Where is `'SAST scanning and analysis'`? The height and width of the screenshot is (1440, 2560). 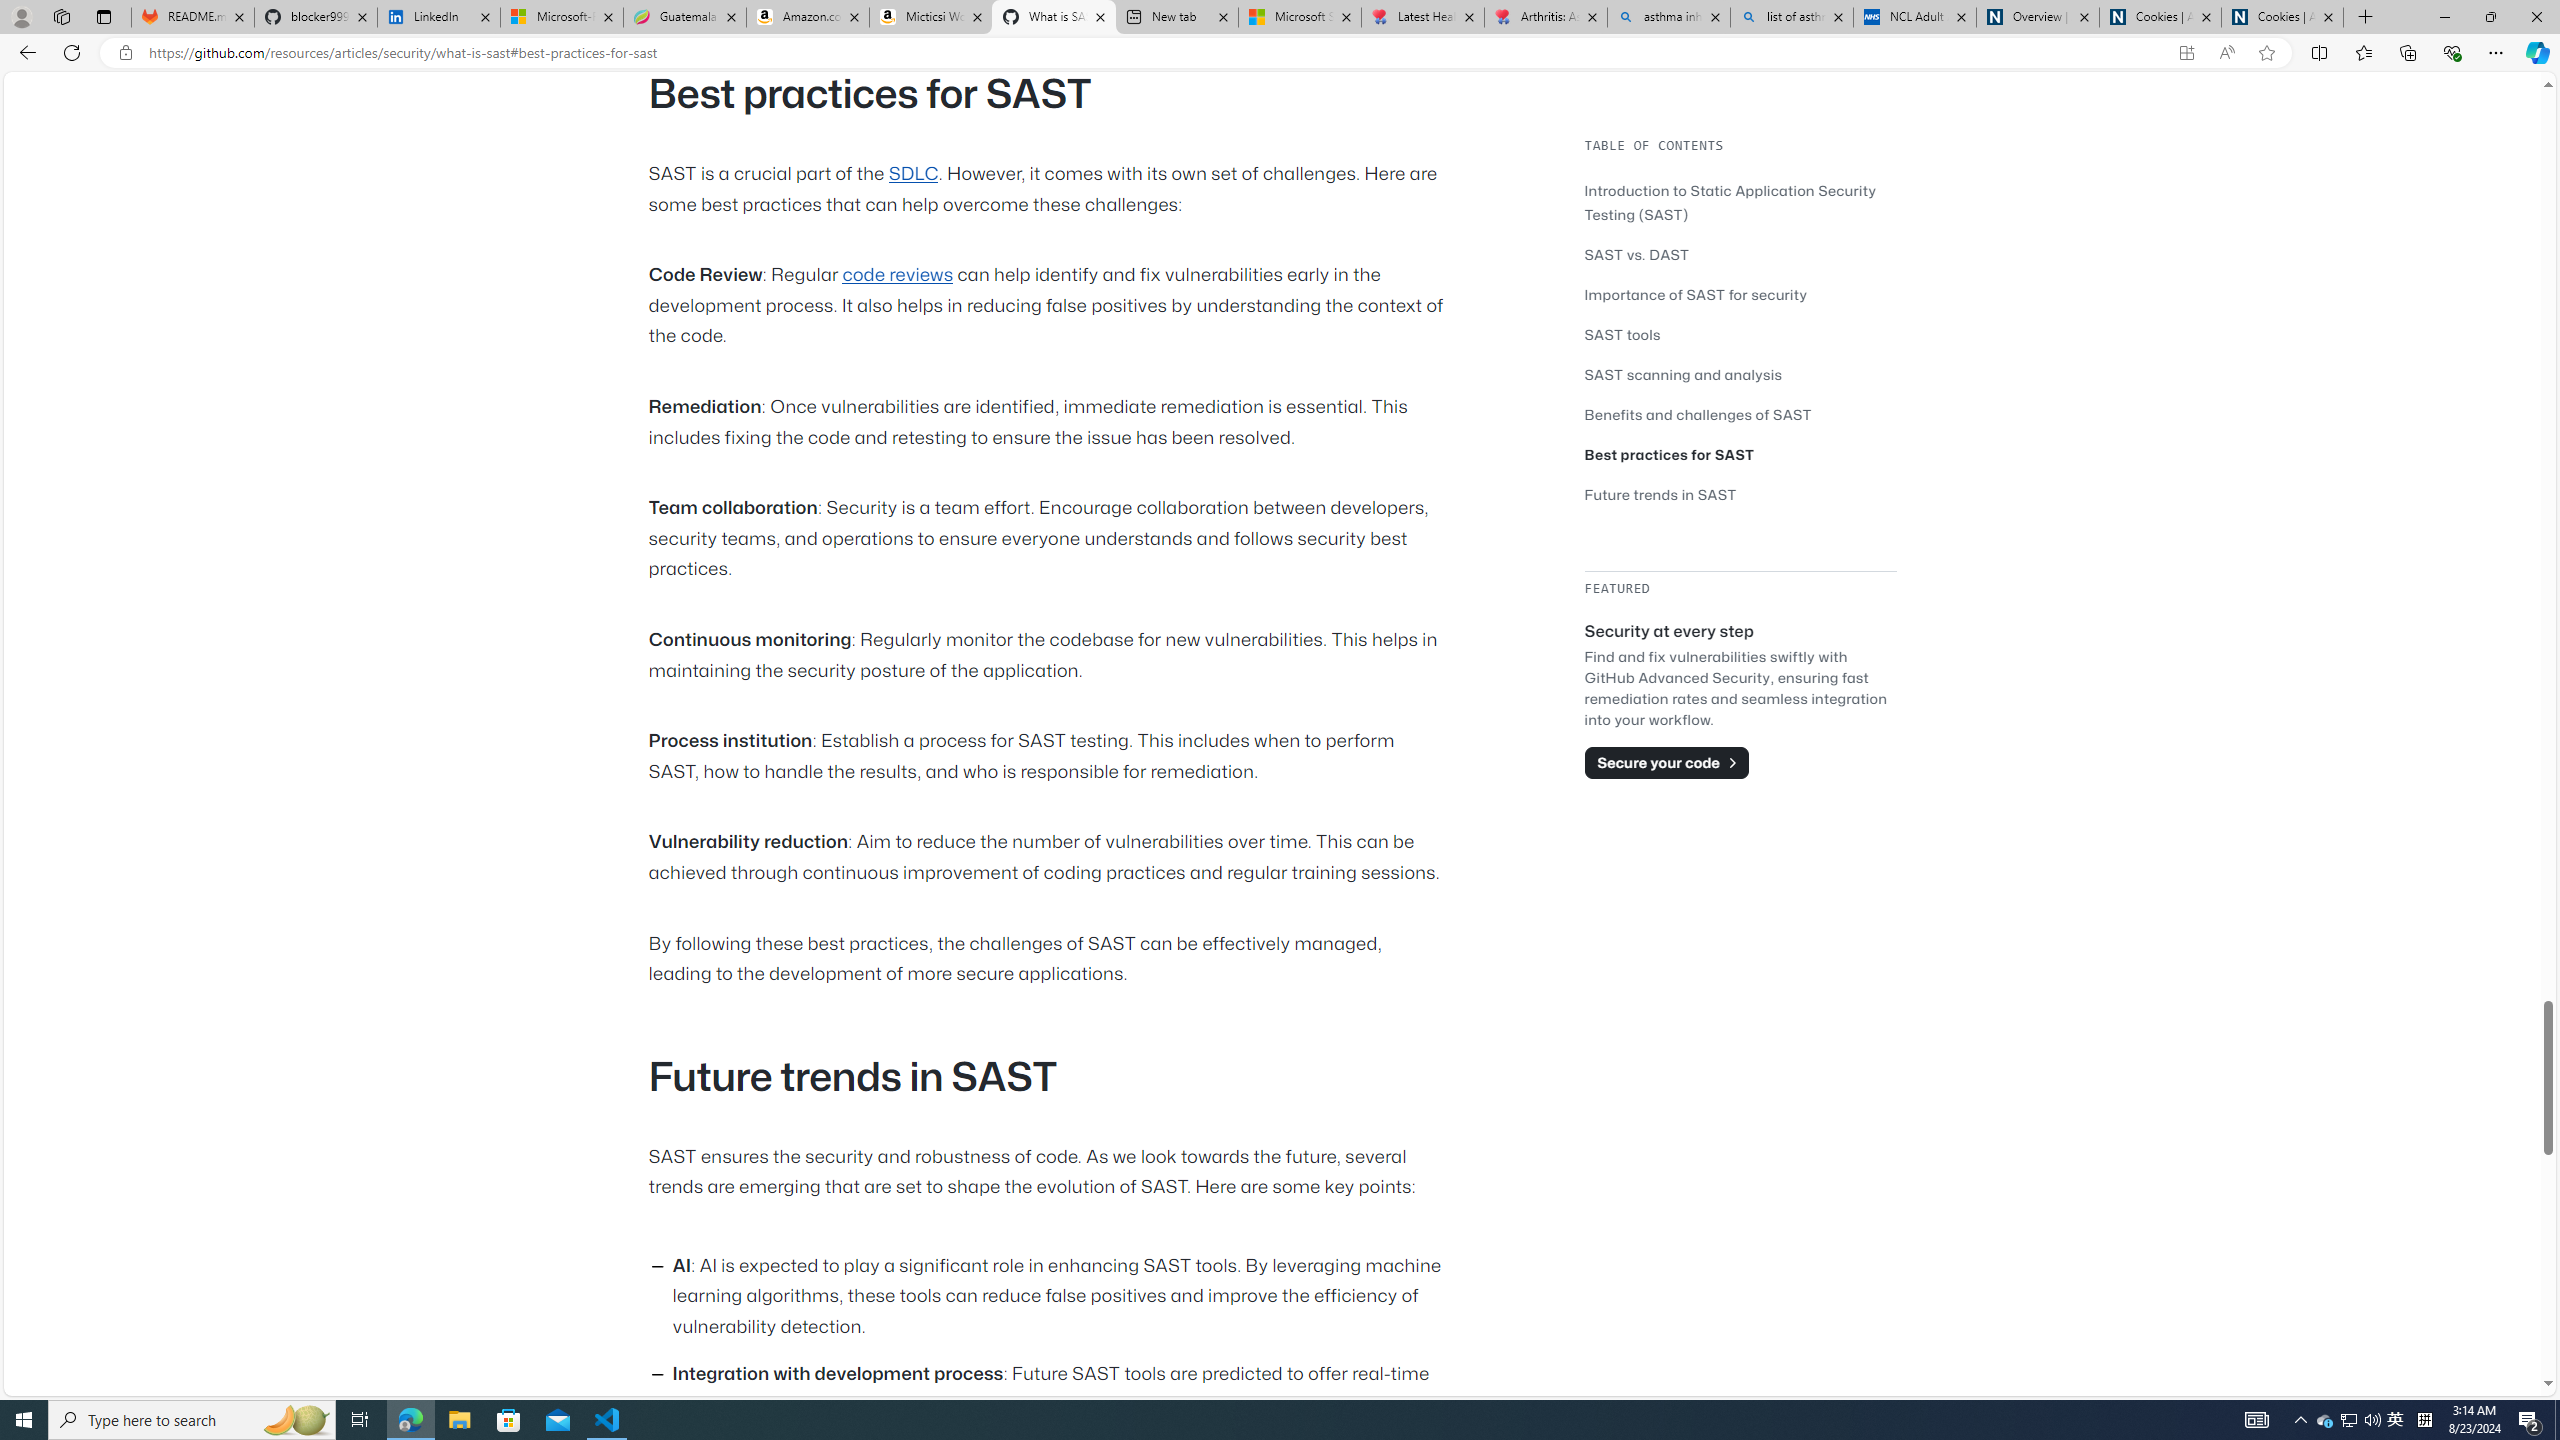 'SAST scanning and analysis' is located at coordinates (1683, 374).